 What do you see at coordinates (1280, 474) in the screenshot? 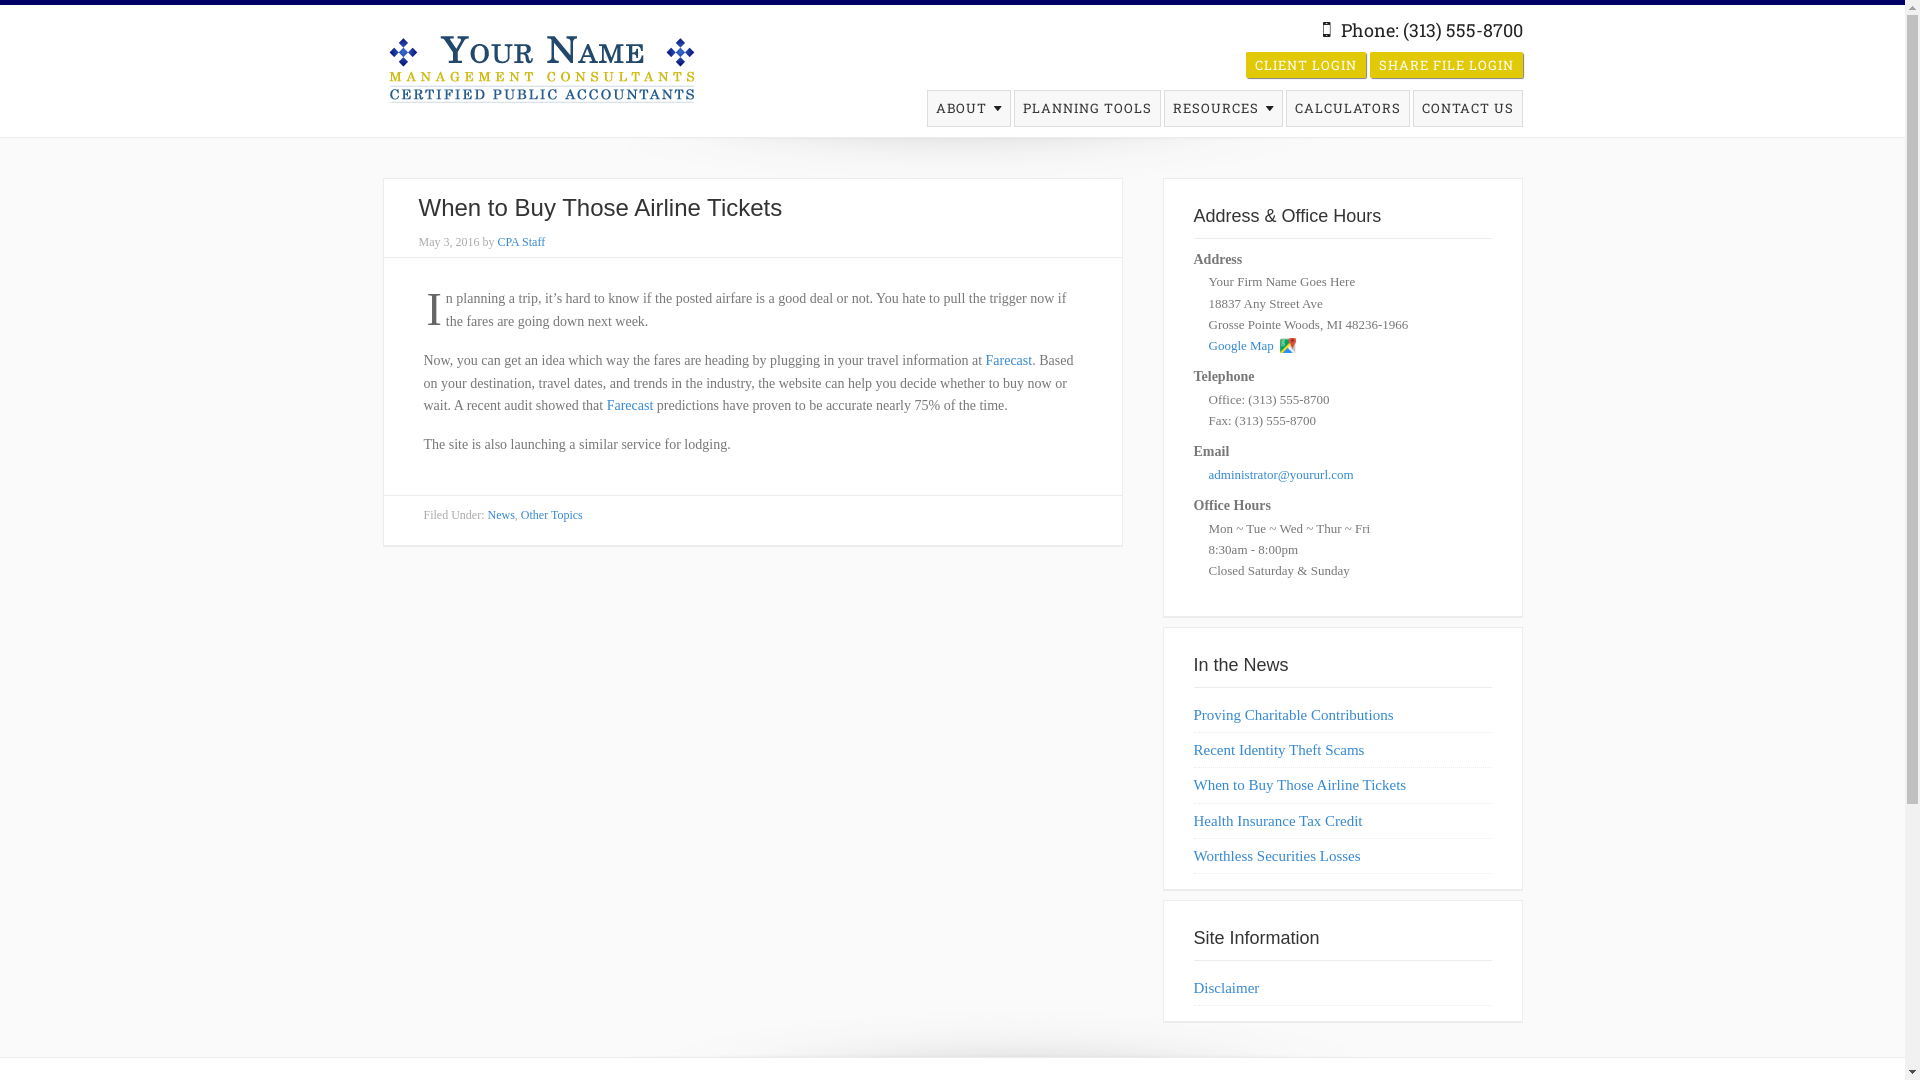
I see `'administrator@yoururl.com'` at bounding box center [1280, 474].